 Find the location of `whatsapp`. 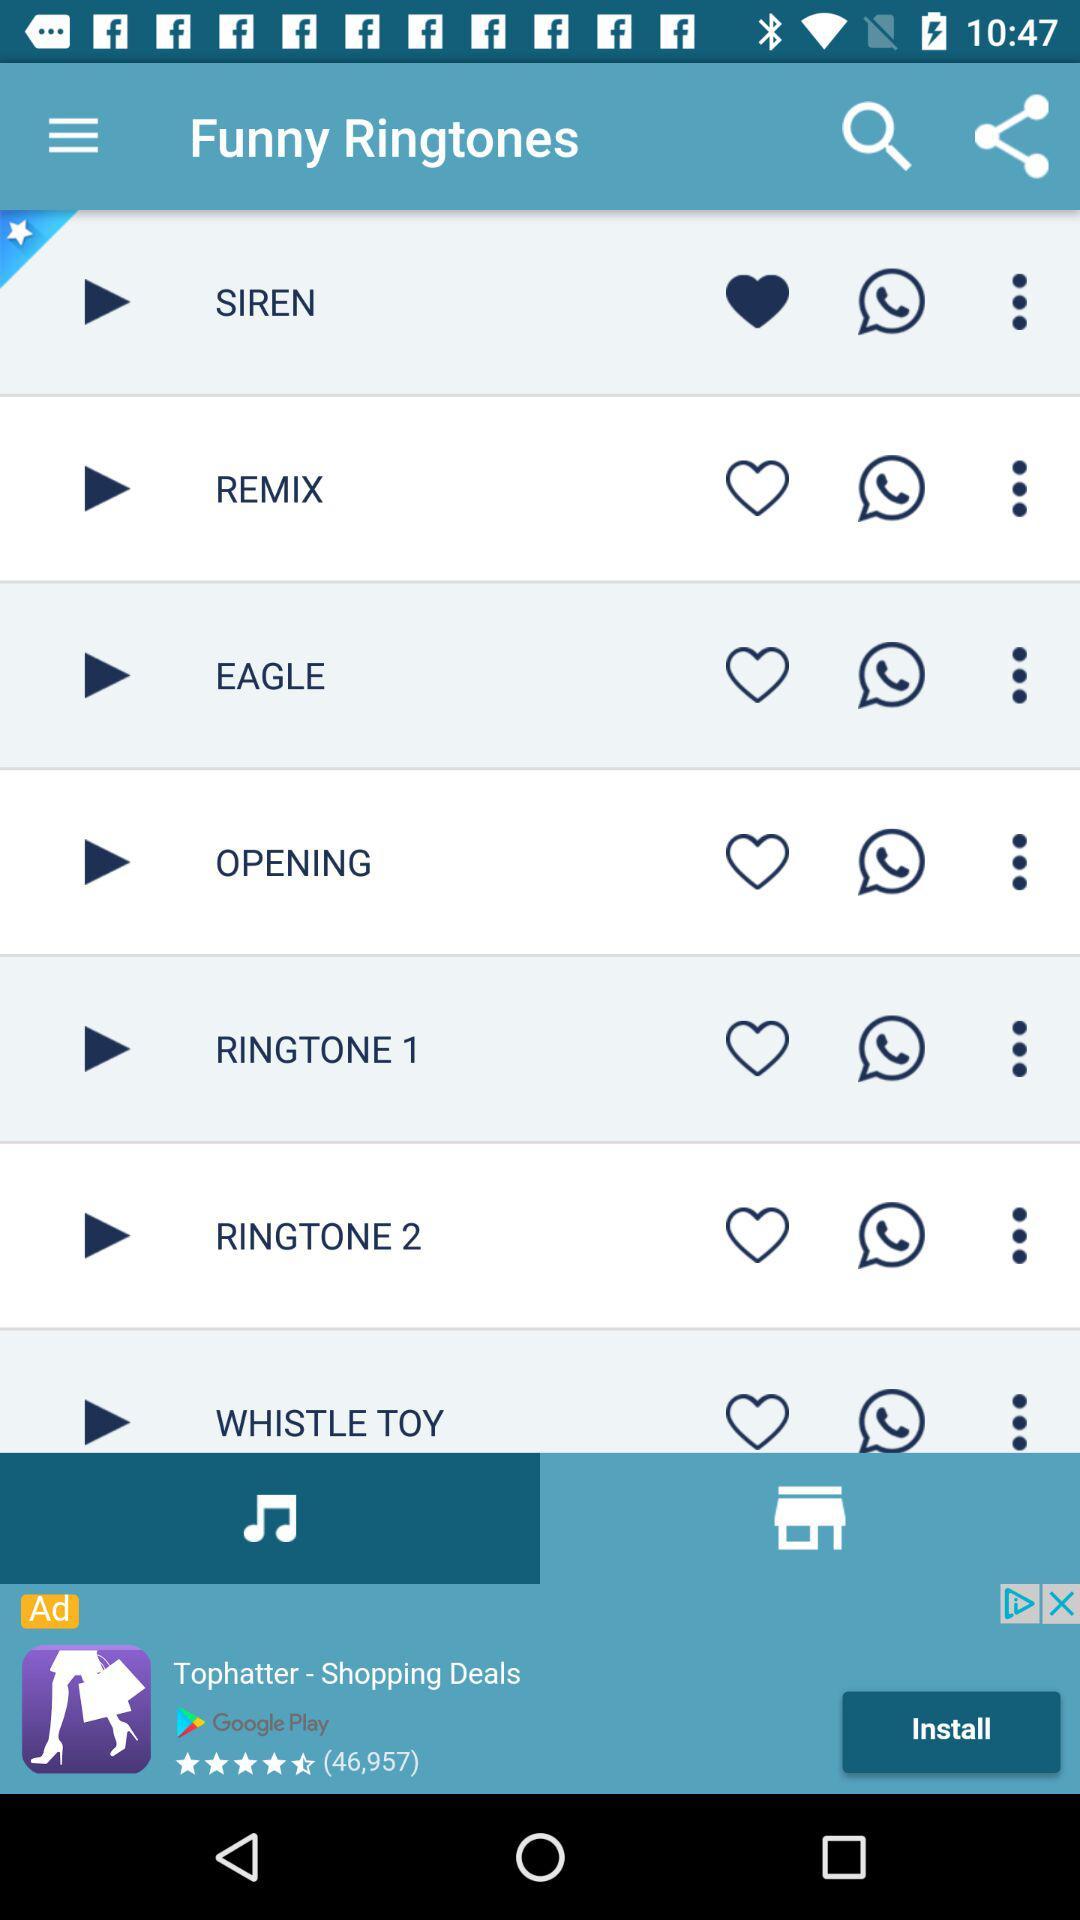

whatsapp is located at coordinates (890, 300).